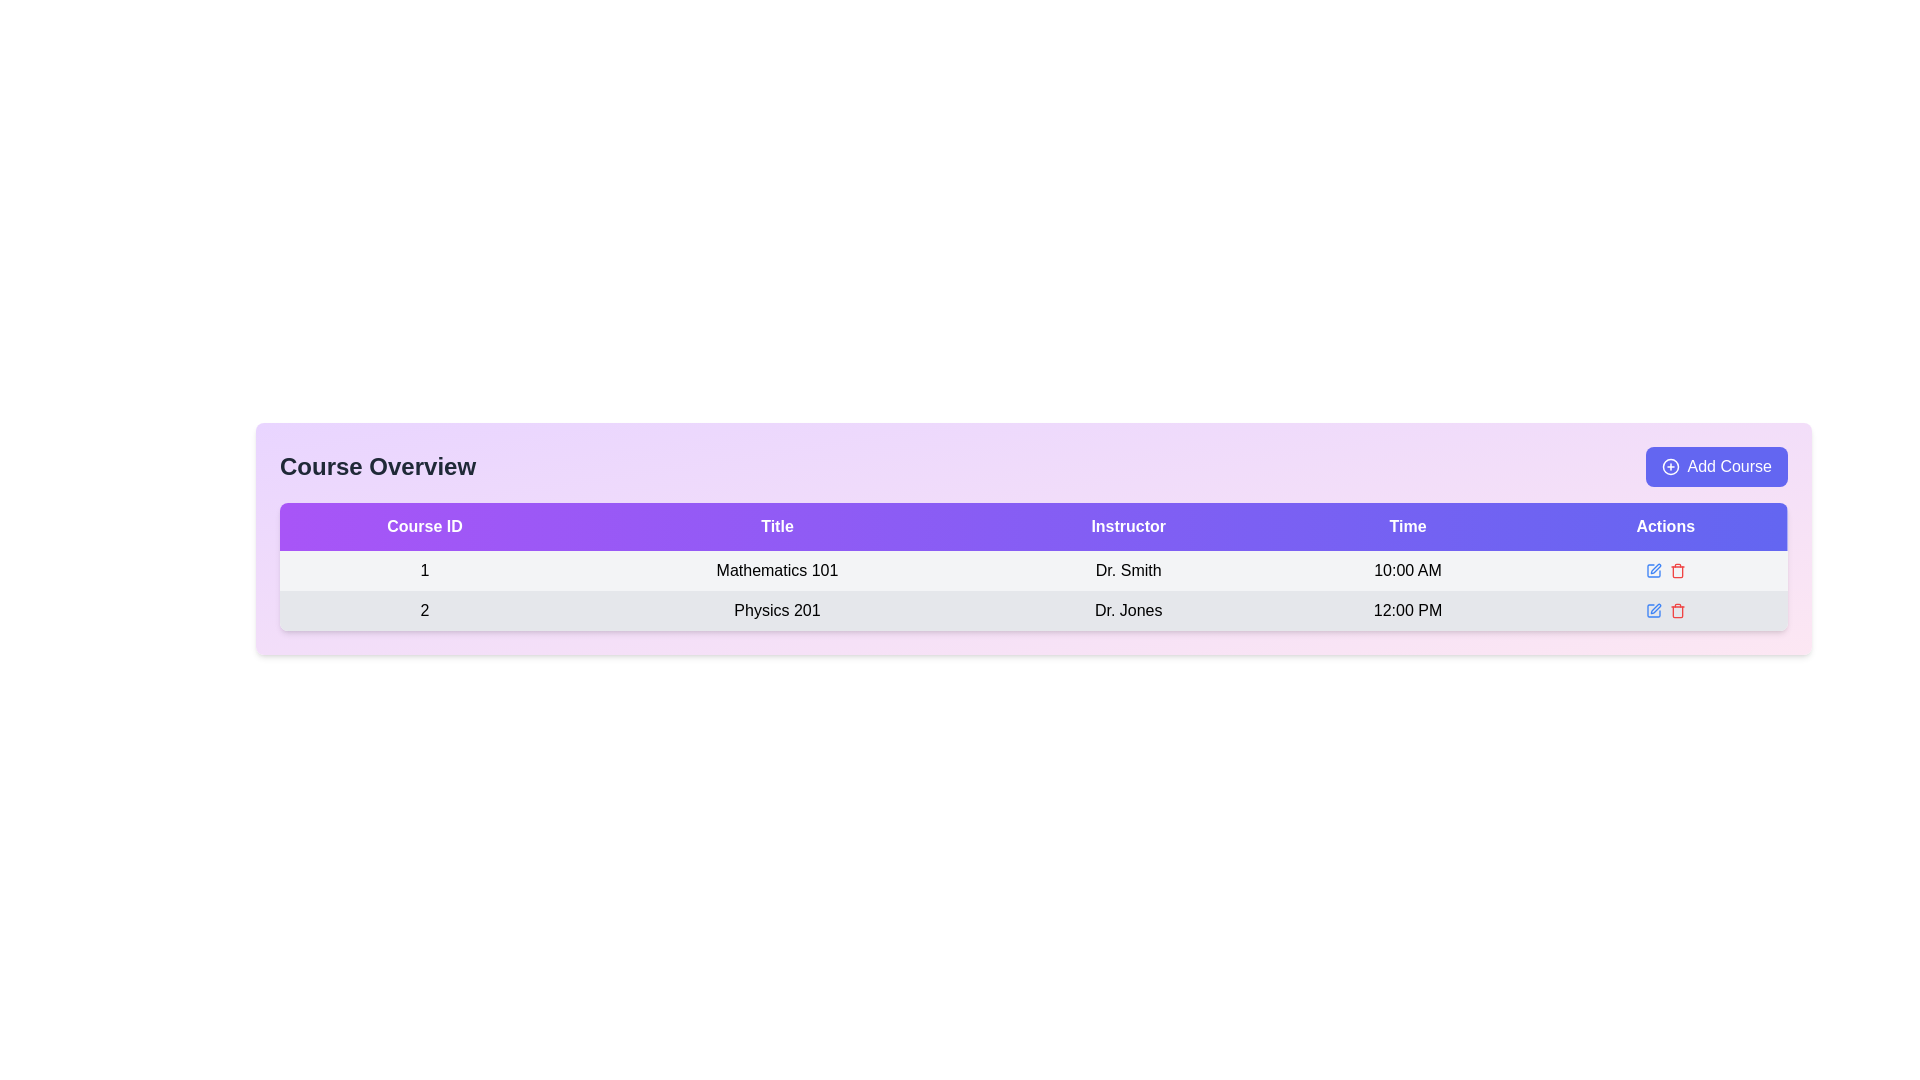 The height and width of the screenshot is (1080, 1920). What do you see at coordinates (1653, 570) in the screenshot?
I see `the edit icon button in the 'Actions' column of the first row in the course table, which is aligned with the course titled 'Mathematics 101'` at bounding box center [1653, 570].